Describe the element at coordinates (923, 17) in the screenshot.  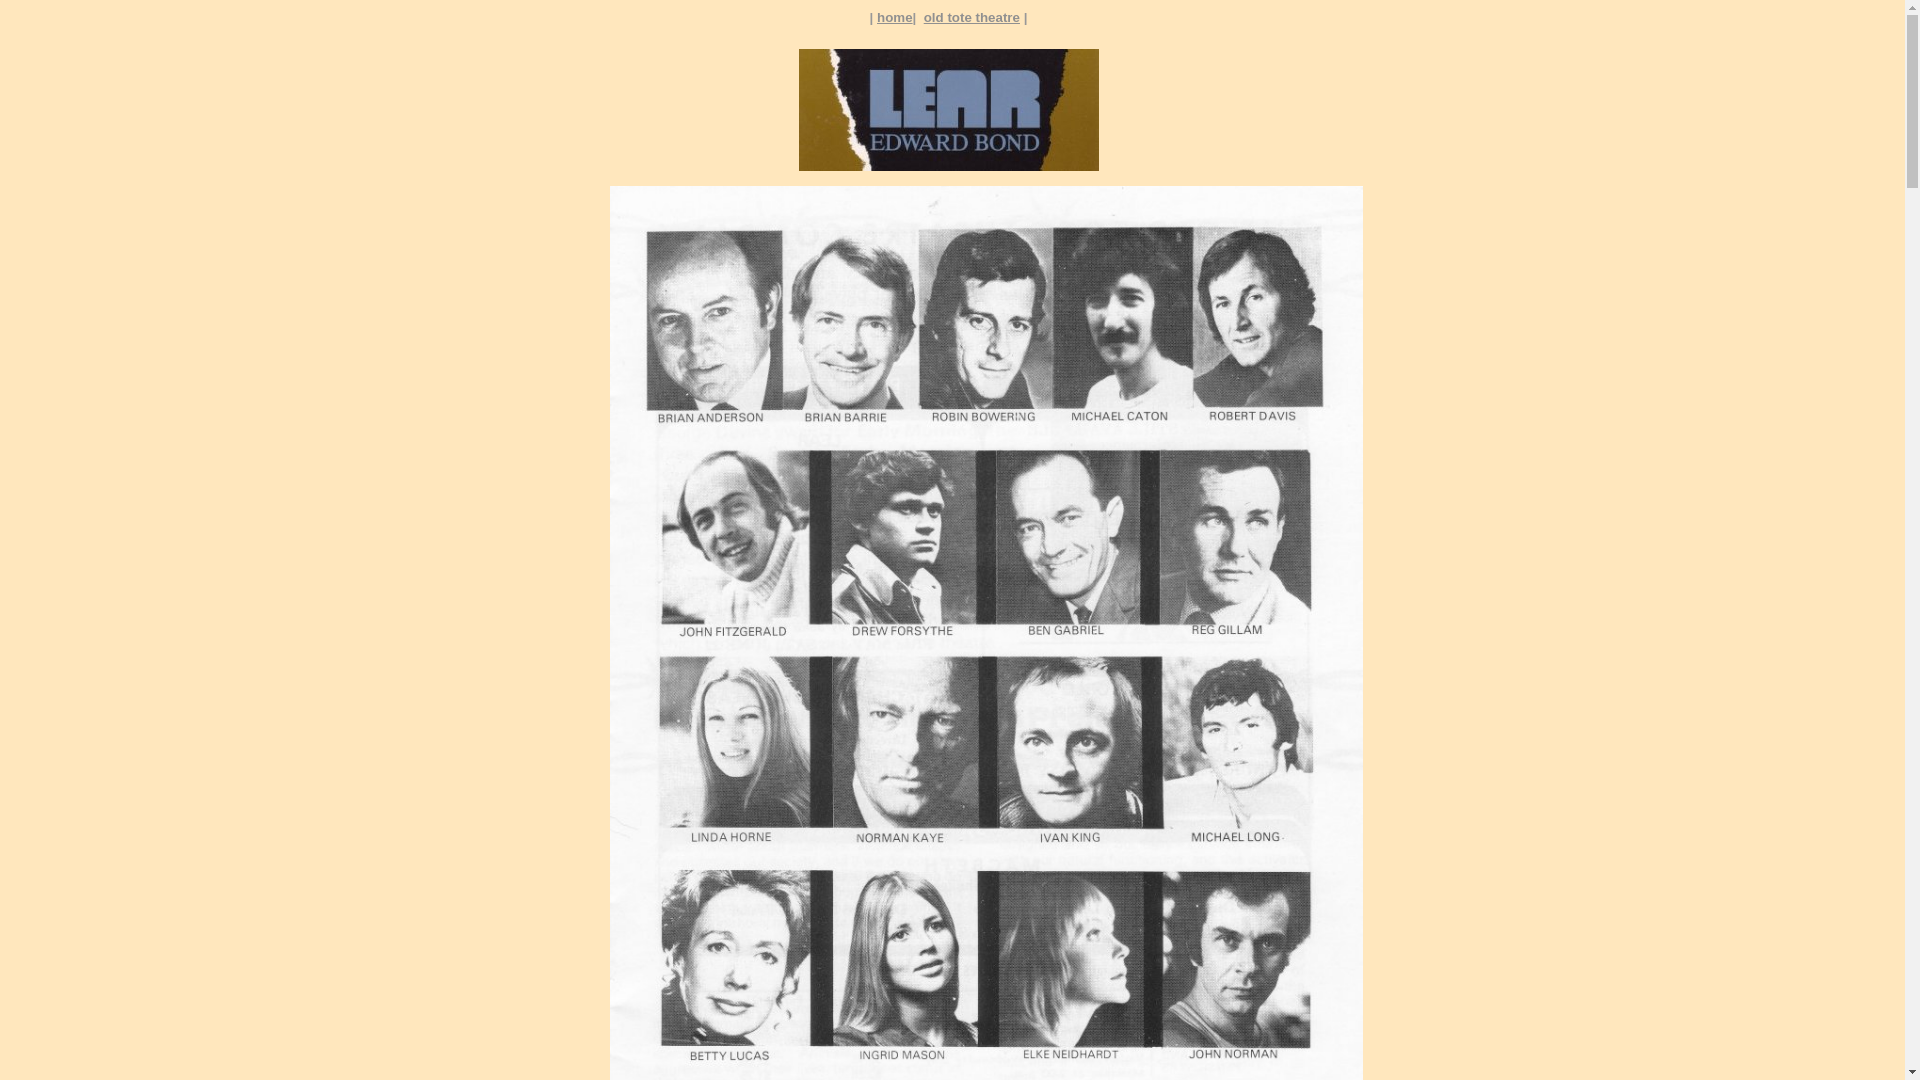
I see `'old tote theatre'` at that location.